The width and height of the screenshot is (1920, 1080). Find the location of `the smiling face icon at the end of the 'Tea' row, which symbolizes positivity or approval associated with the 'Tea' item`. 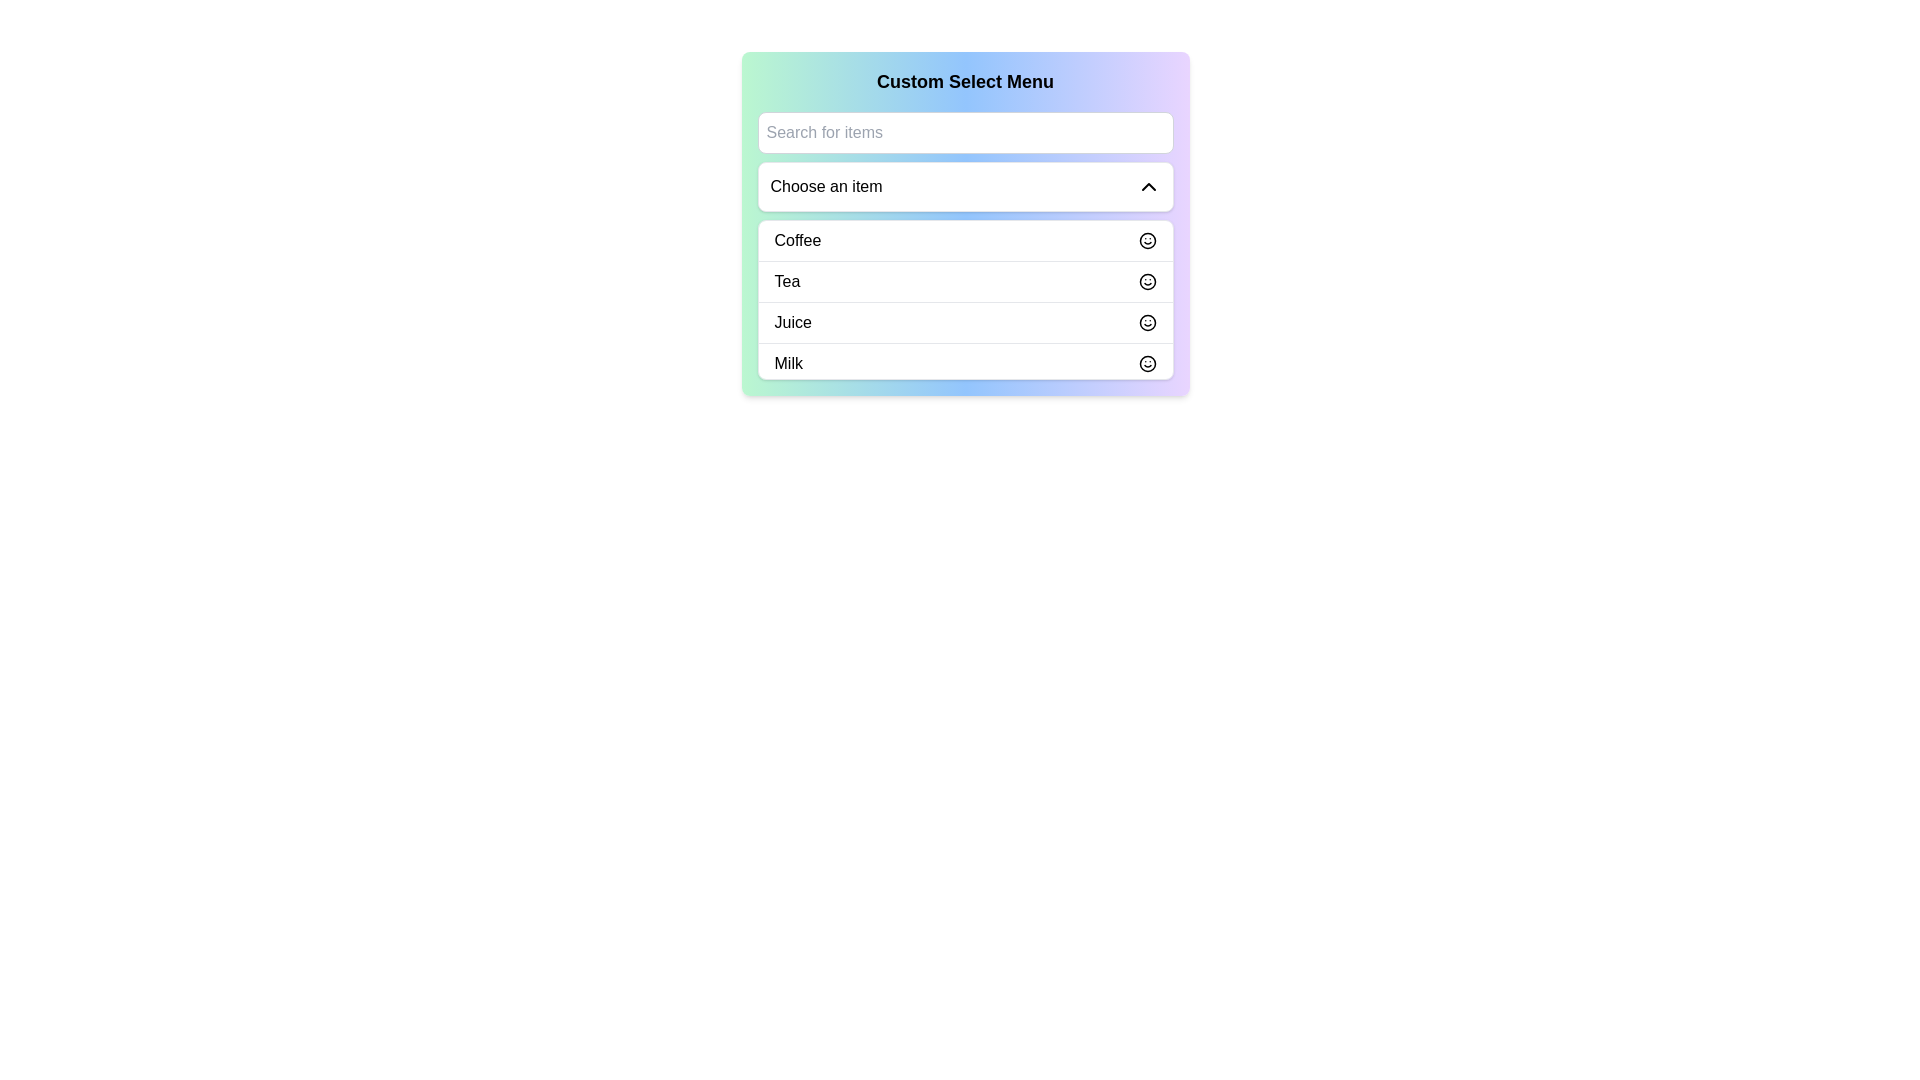

the smiling face icon at the end of the 'Tea' row, which symbolizes positivity or approval associated with the 'Tea' item is located at coordinates (1147, 281).